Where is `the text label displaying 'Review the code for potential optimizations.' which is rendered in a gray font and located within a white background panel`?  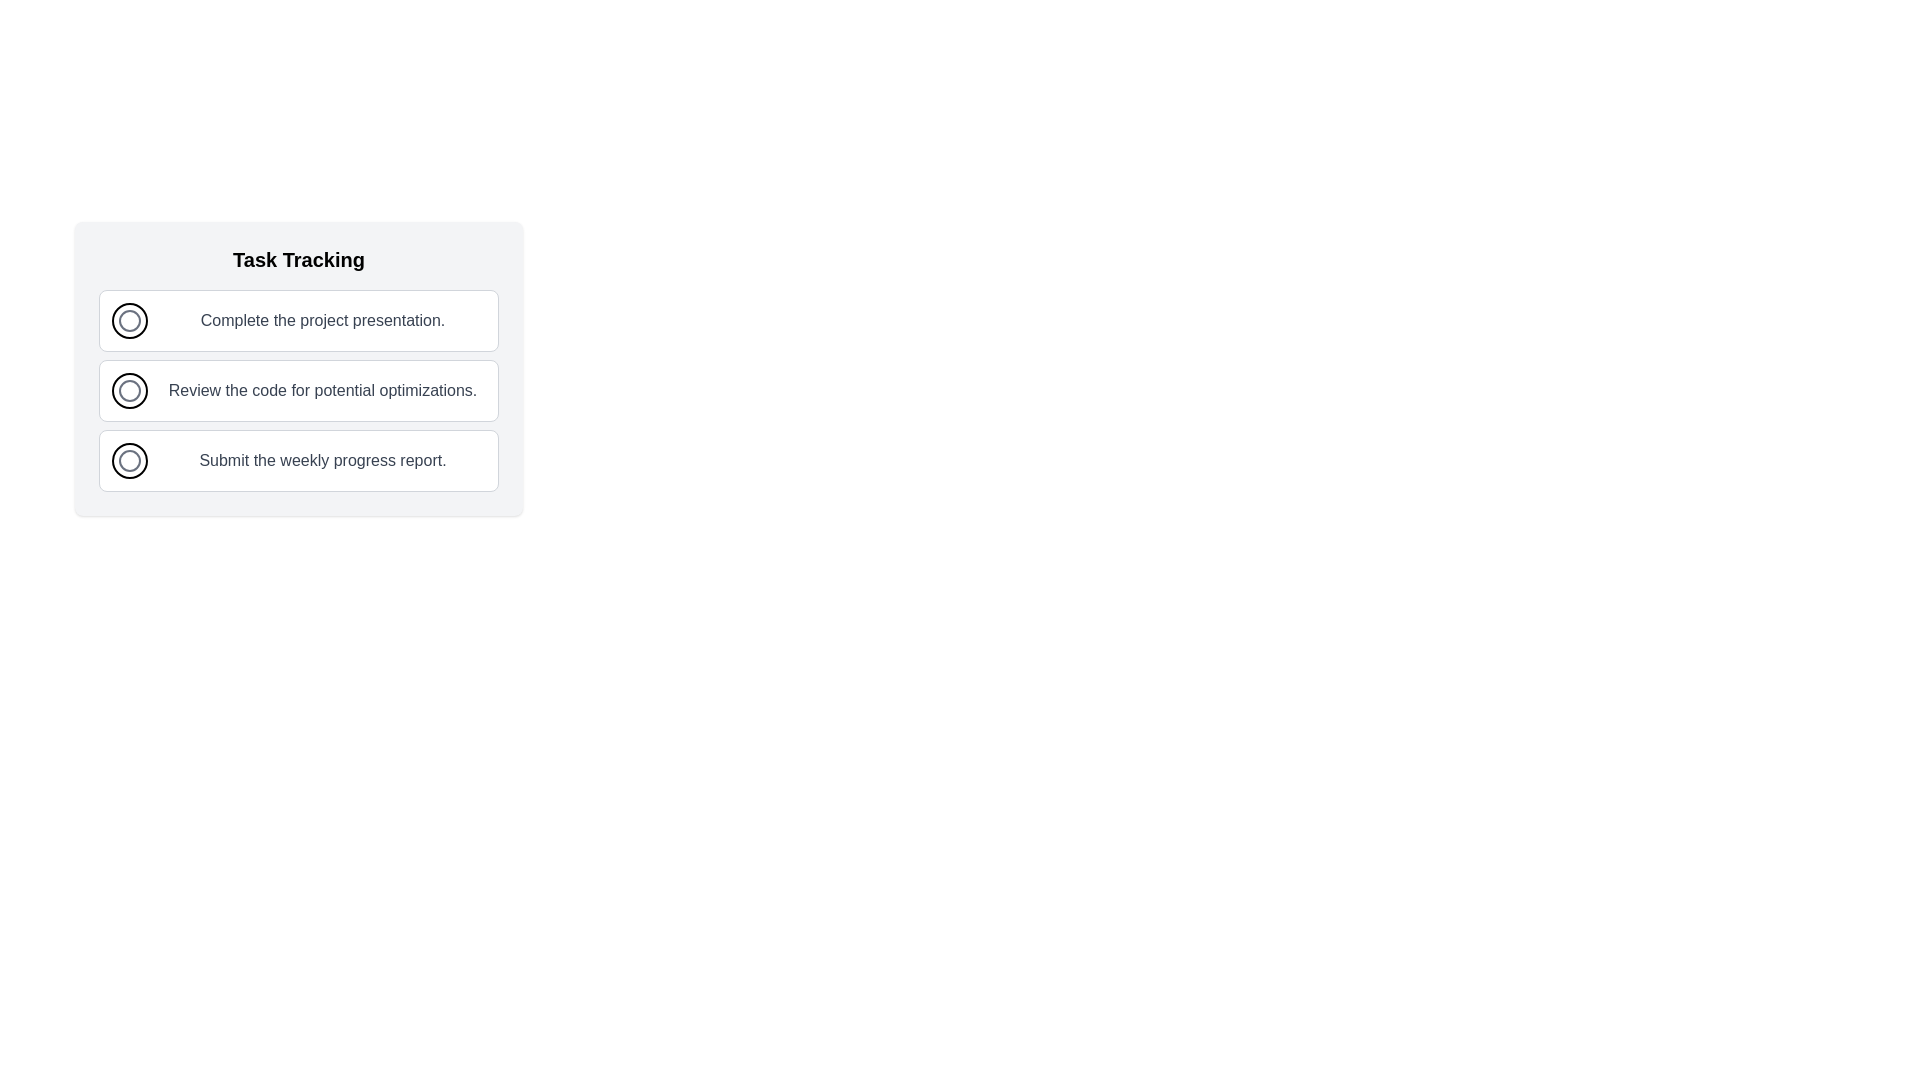
the text label displaying 'Review the code for potential optimizations.' which is rendered in a gray font and located within a white background panel is located at coordinates (322, 390).